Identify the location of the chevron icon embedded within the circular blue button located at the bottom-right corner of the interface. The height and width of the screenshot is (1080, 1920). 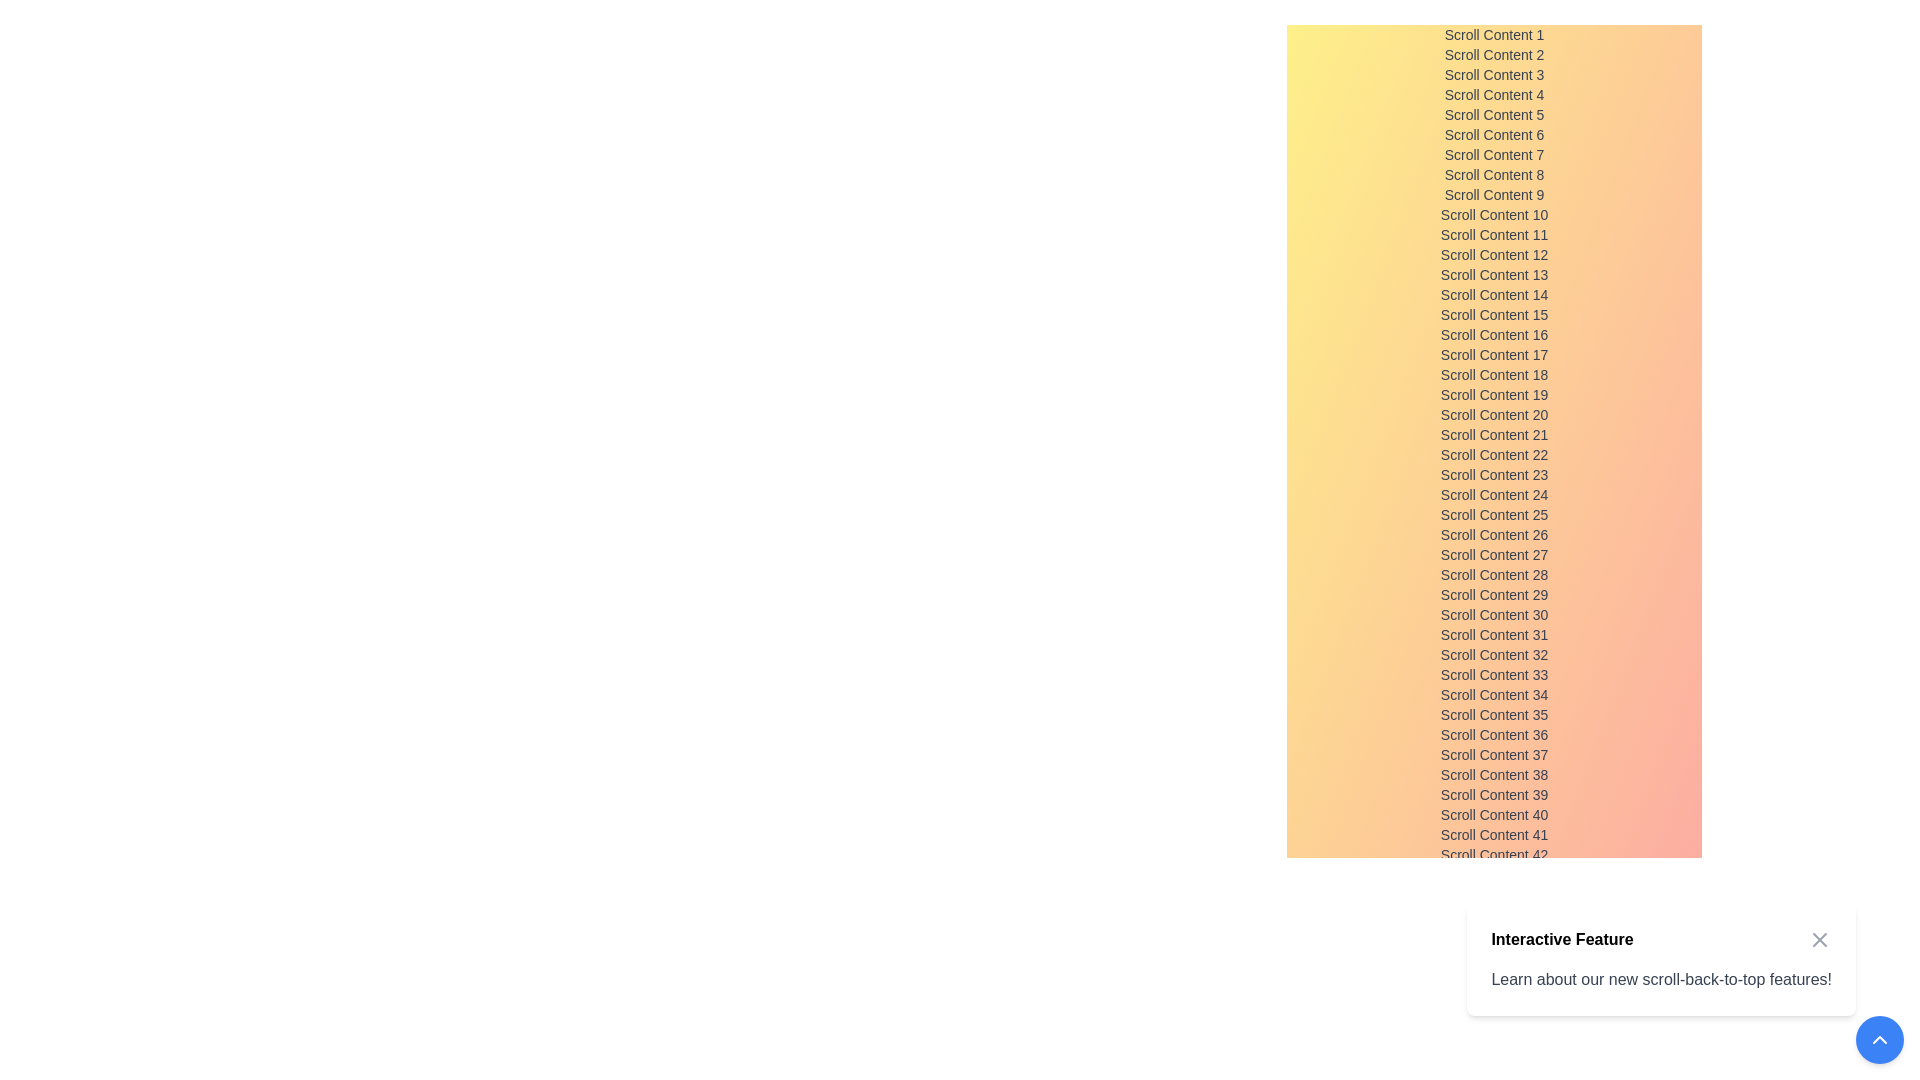
(1879, 1039).